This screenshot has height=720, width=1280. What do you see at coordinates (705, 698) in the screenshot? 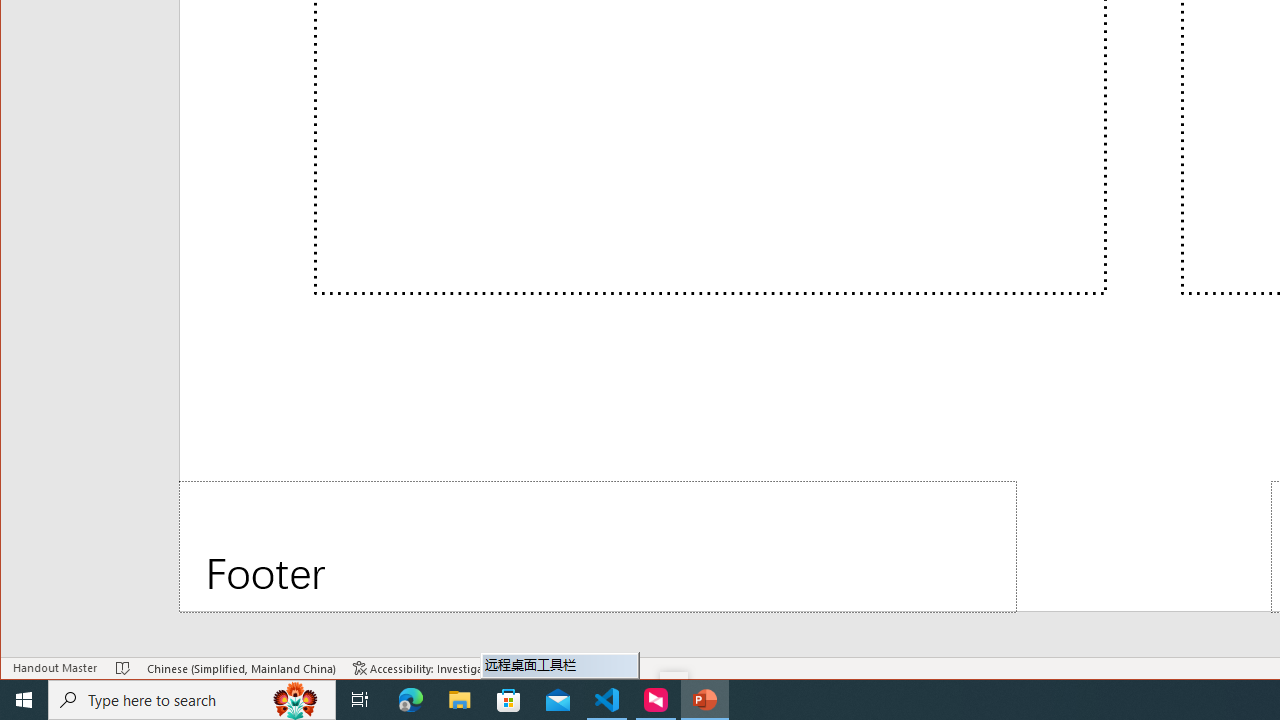
I see `'PowerPoint - 1 running window'` at bounding box center [705, 698].